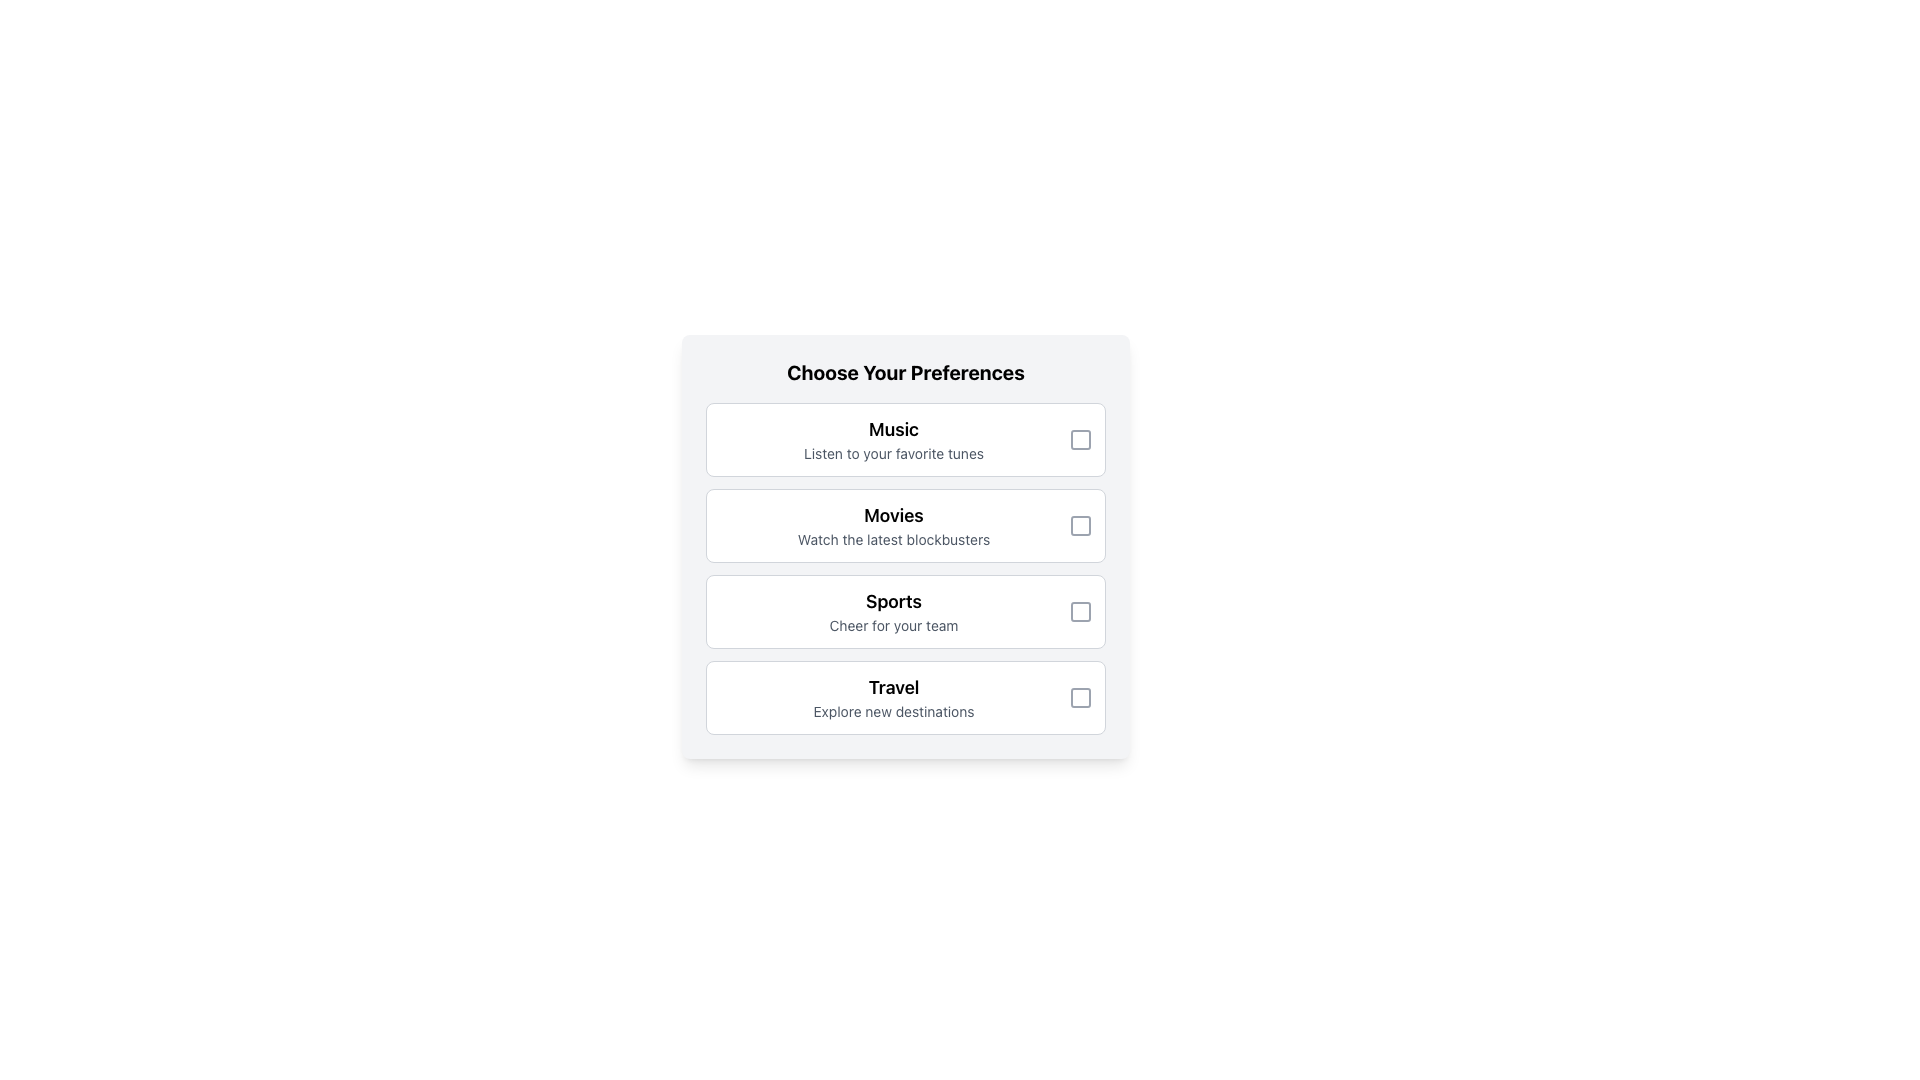  What do you see at coordinates (905, 438) in the screenshot?
I see `title and description of the 'Music' option selector checkbox located at the top of the 'Choose Your Preferences' list` at bounding box center [905, 438].